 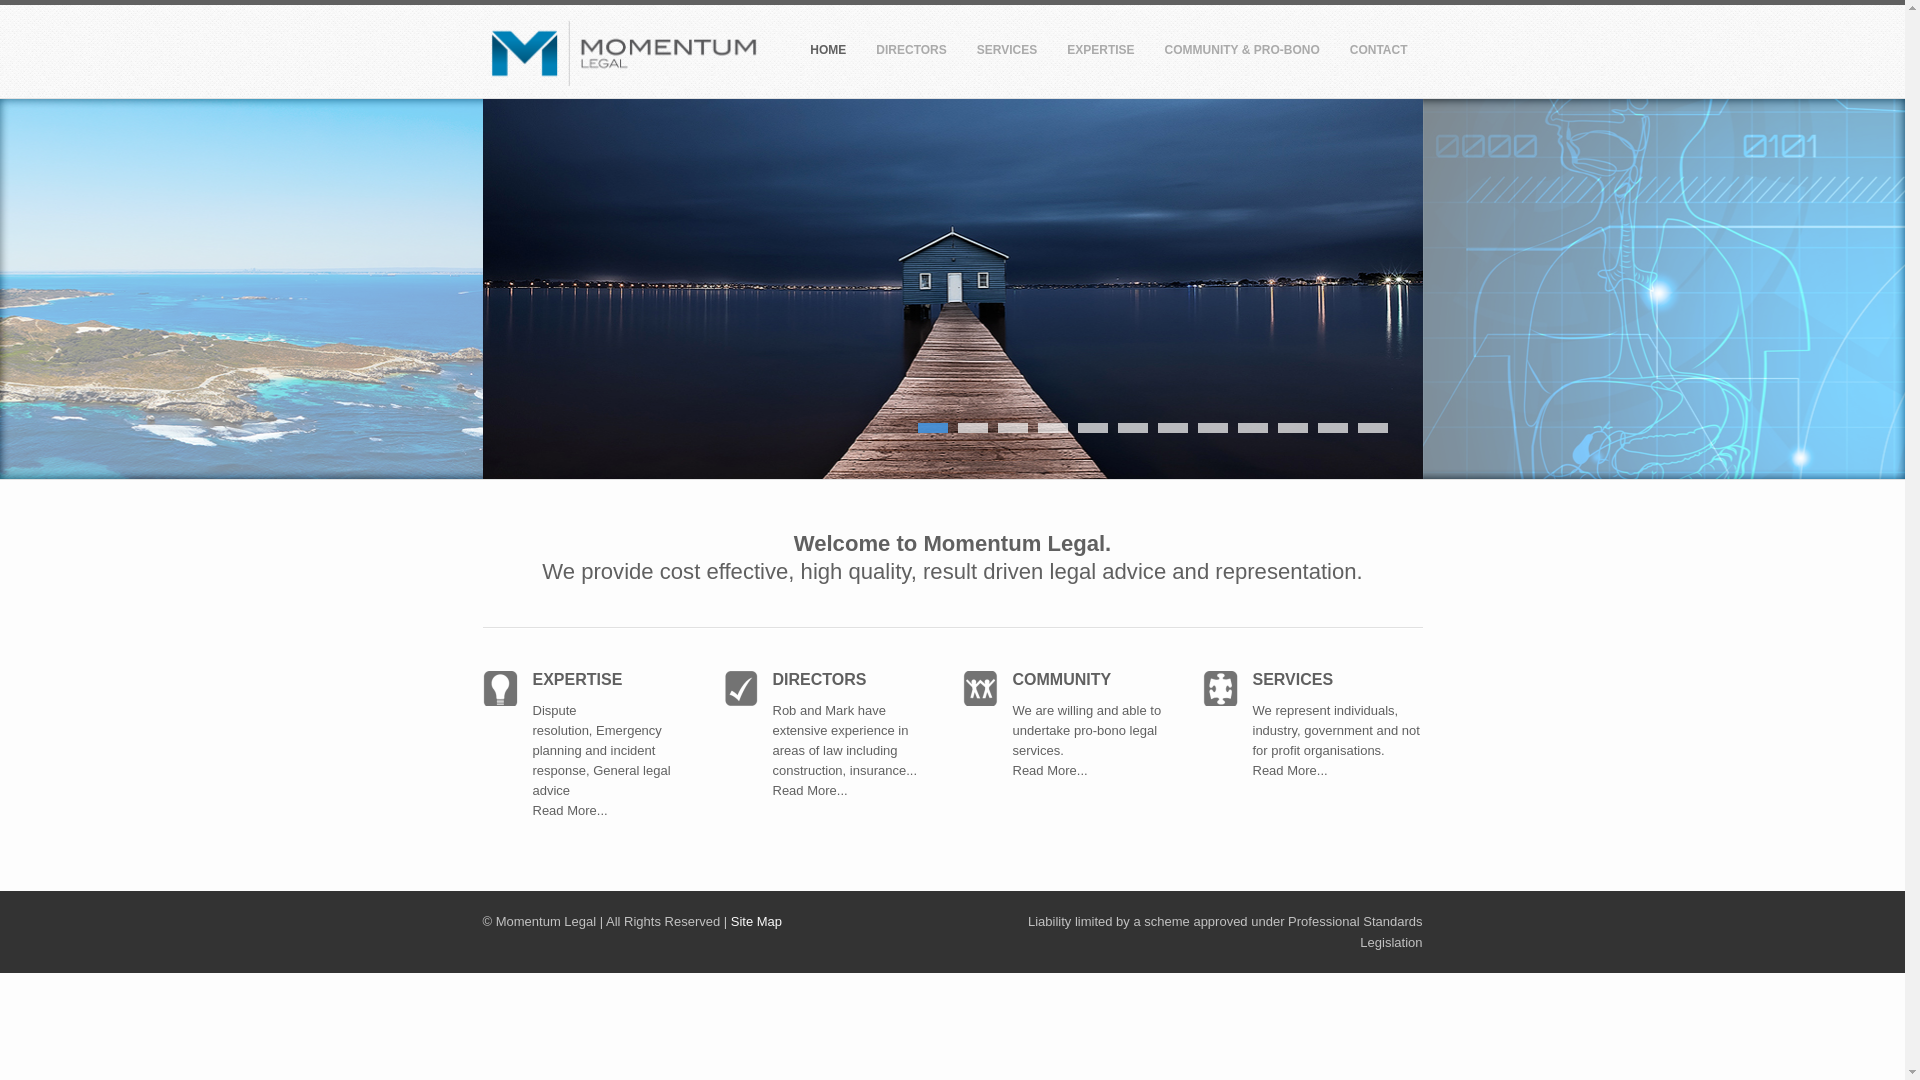 I want to click on '5', so click(x=1092, y=427).